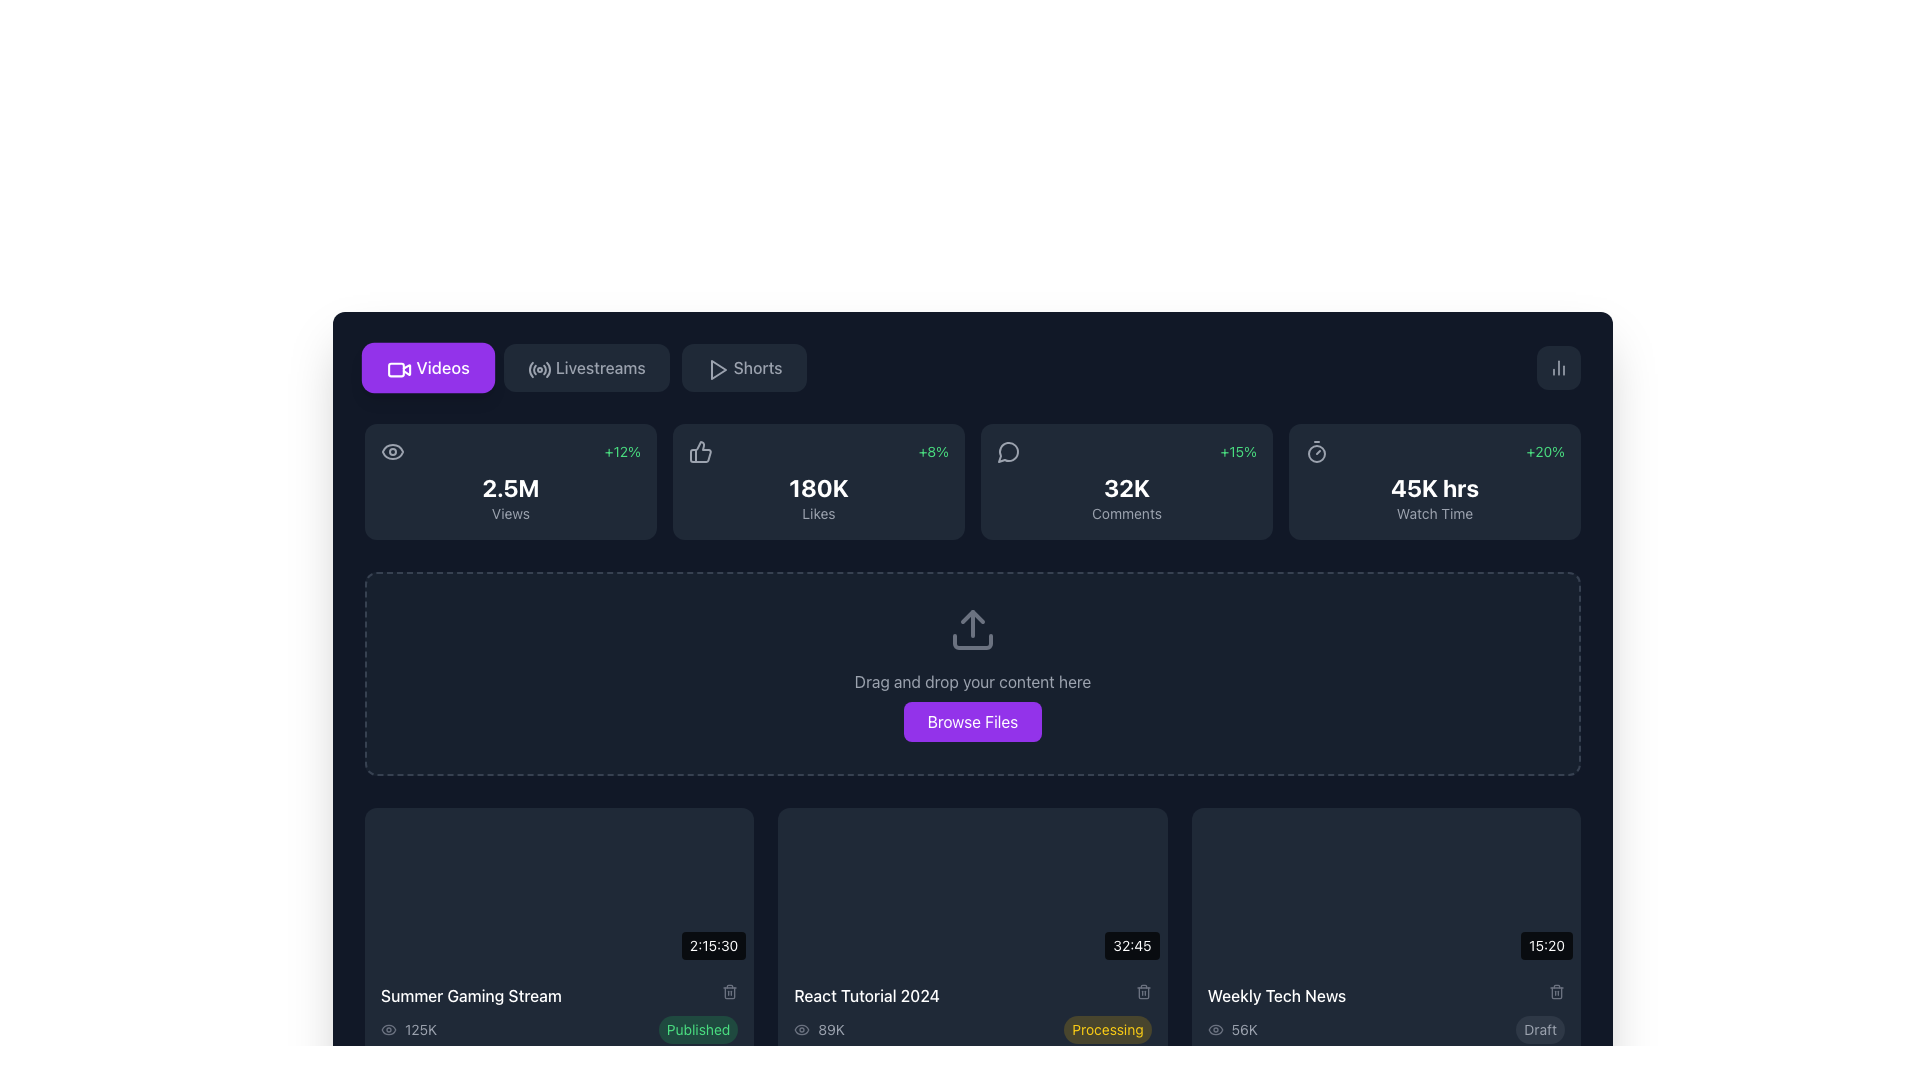 The height and width of the screenshot is (1080, 1920). Describe the element at coordinates (599, 367) in the screenshot. I see `the text label displaying 'Livestreams', which is styled in gray and is part of a selectable menu group located between 'Videos' and 'Shorts'` at that location.